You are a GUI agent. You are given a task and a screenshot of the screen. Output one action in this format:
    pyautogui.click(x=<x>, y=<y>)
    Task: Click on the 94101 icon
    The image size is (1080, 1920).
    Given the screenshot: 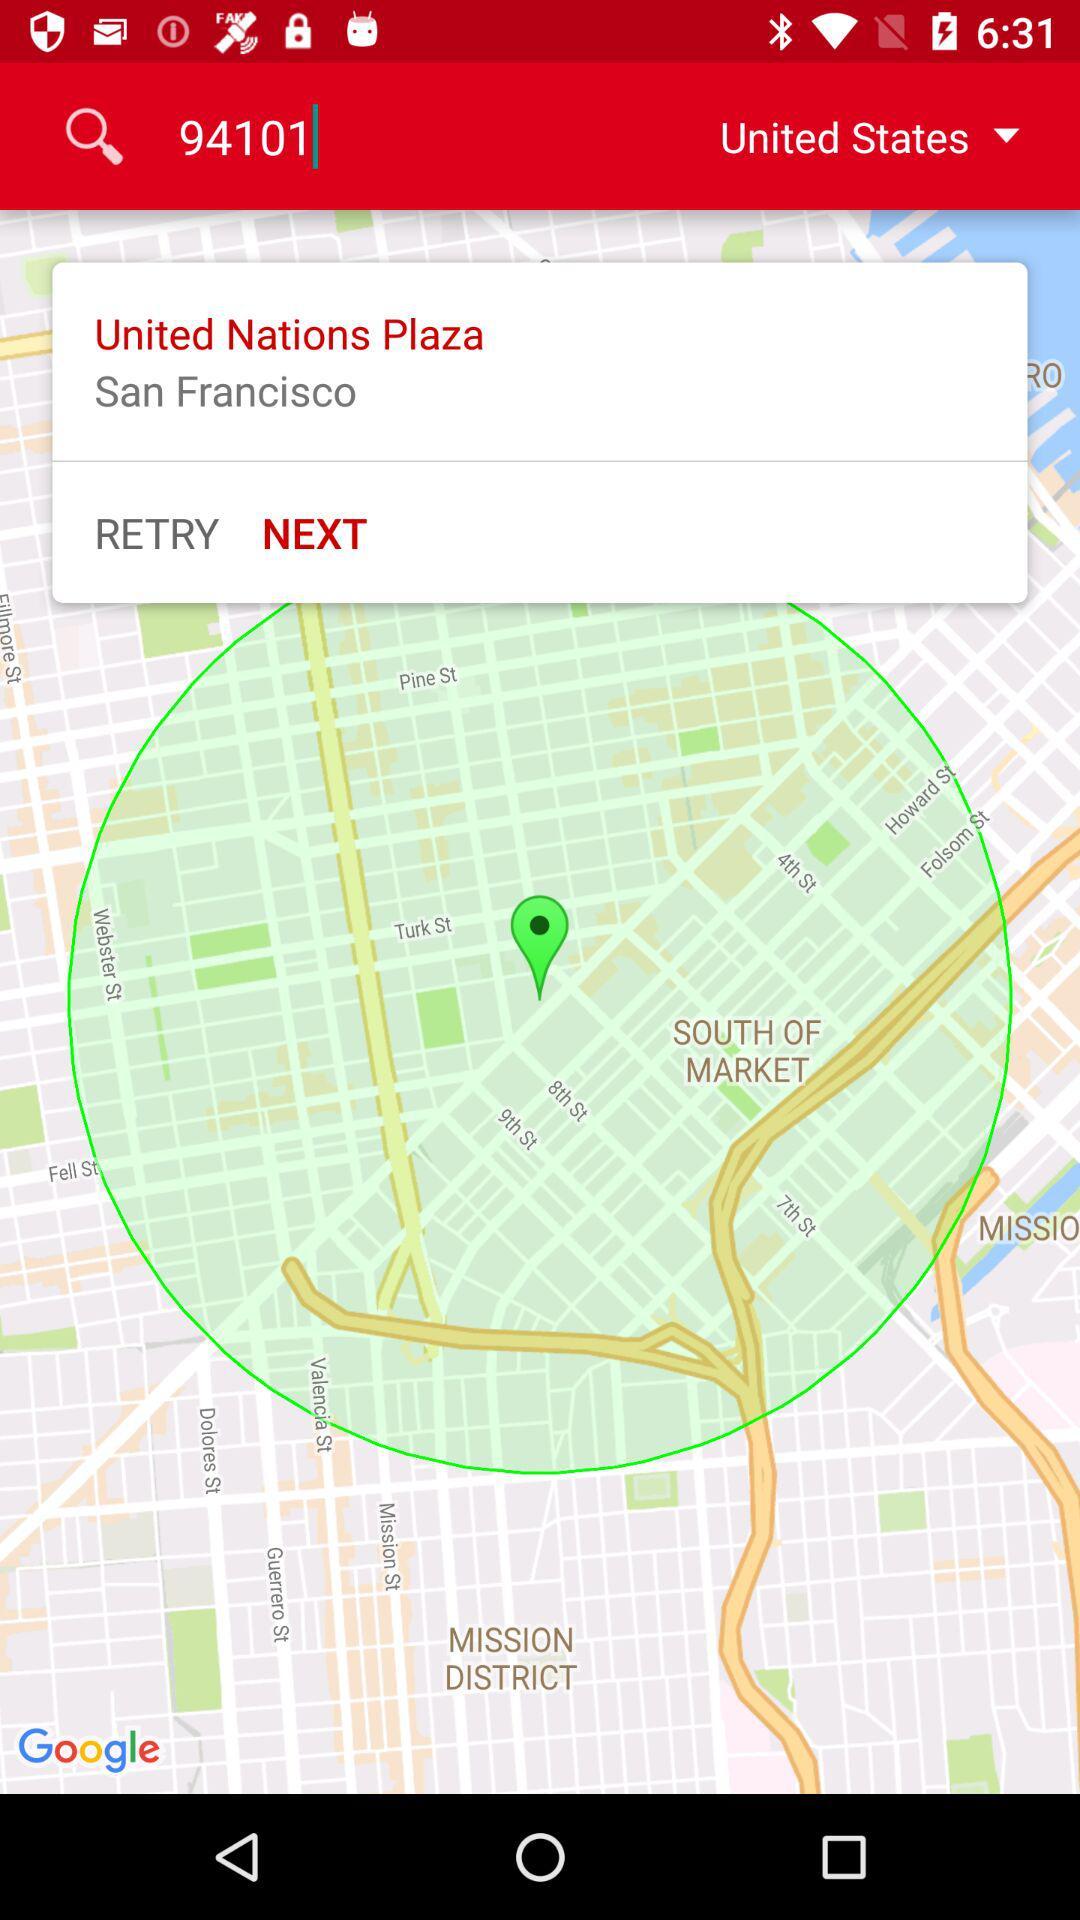 What is the action you would take?
    pyautogui.click(x=407, y=135)
    